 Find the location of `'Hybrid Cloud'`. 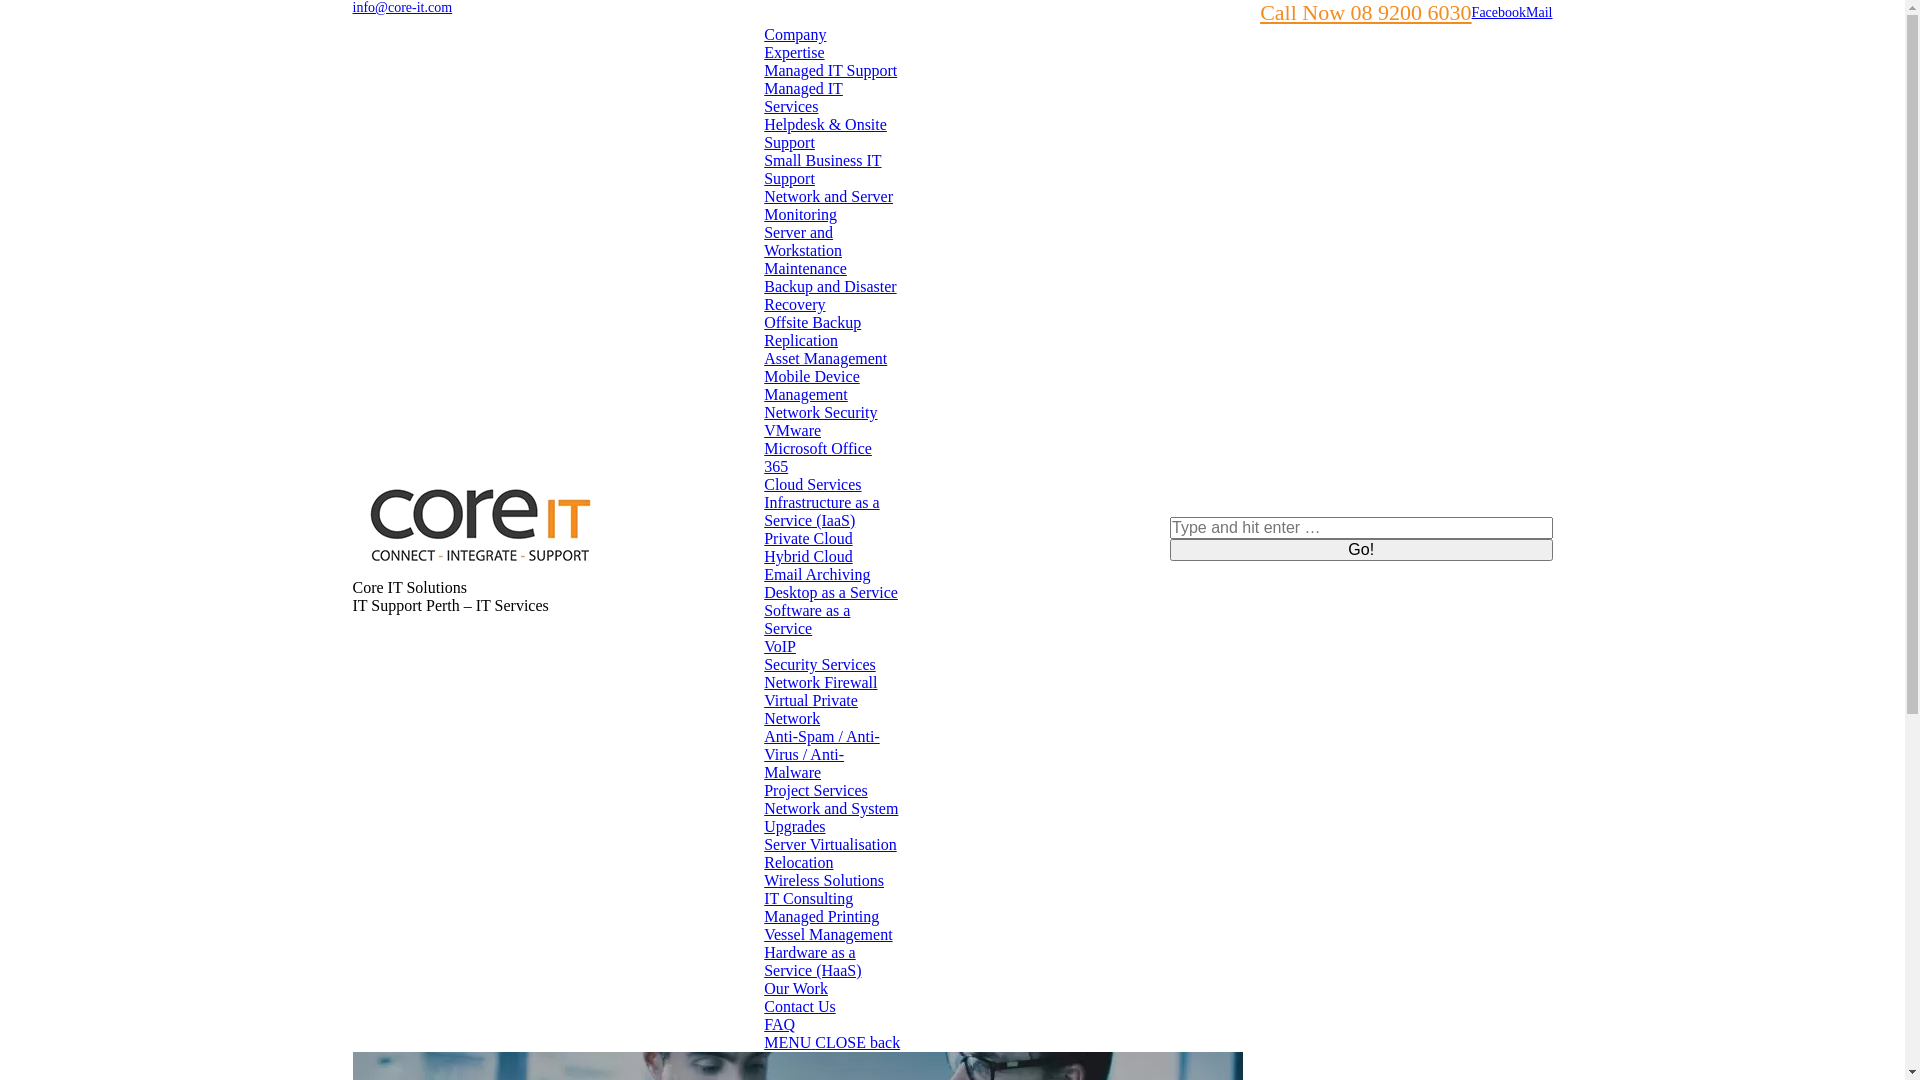

'Hybrid Cloud' is located at coordinates (762, 556).